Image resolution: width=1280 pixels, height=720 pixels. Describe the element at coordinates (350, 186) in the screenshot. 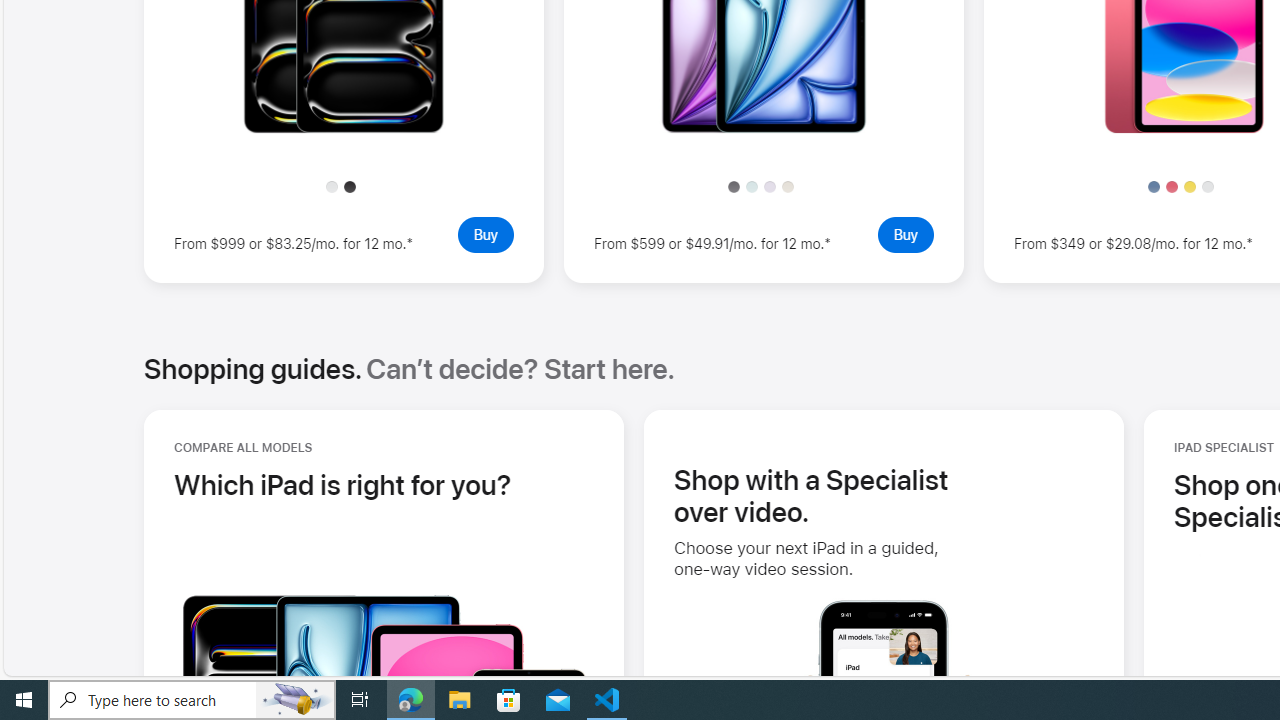

I see `'Space Black'` at that location.